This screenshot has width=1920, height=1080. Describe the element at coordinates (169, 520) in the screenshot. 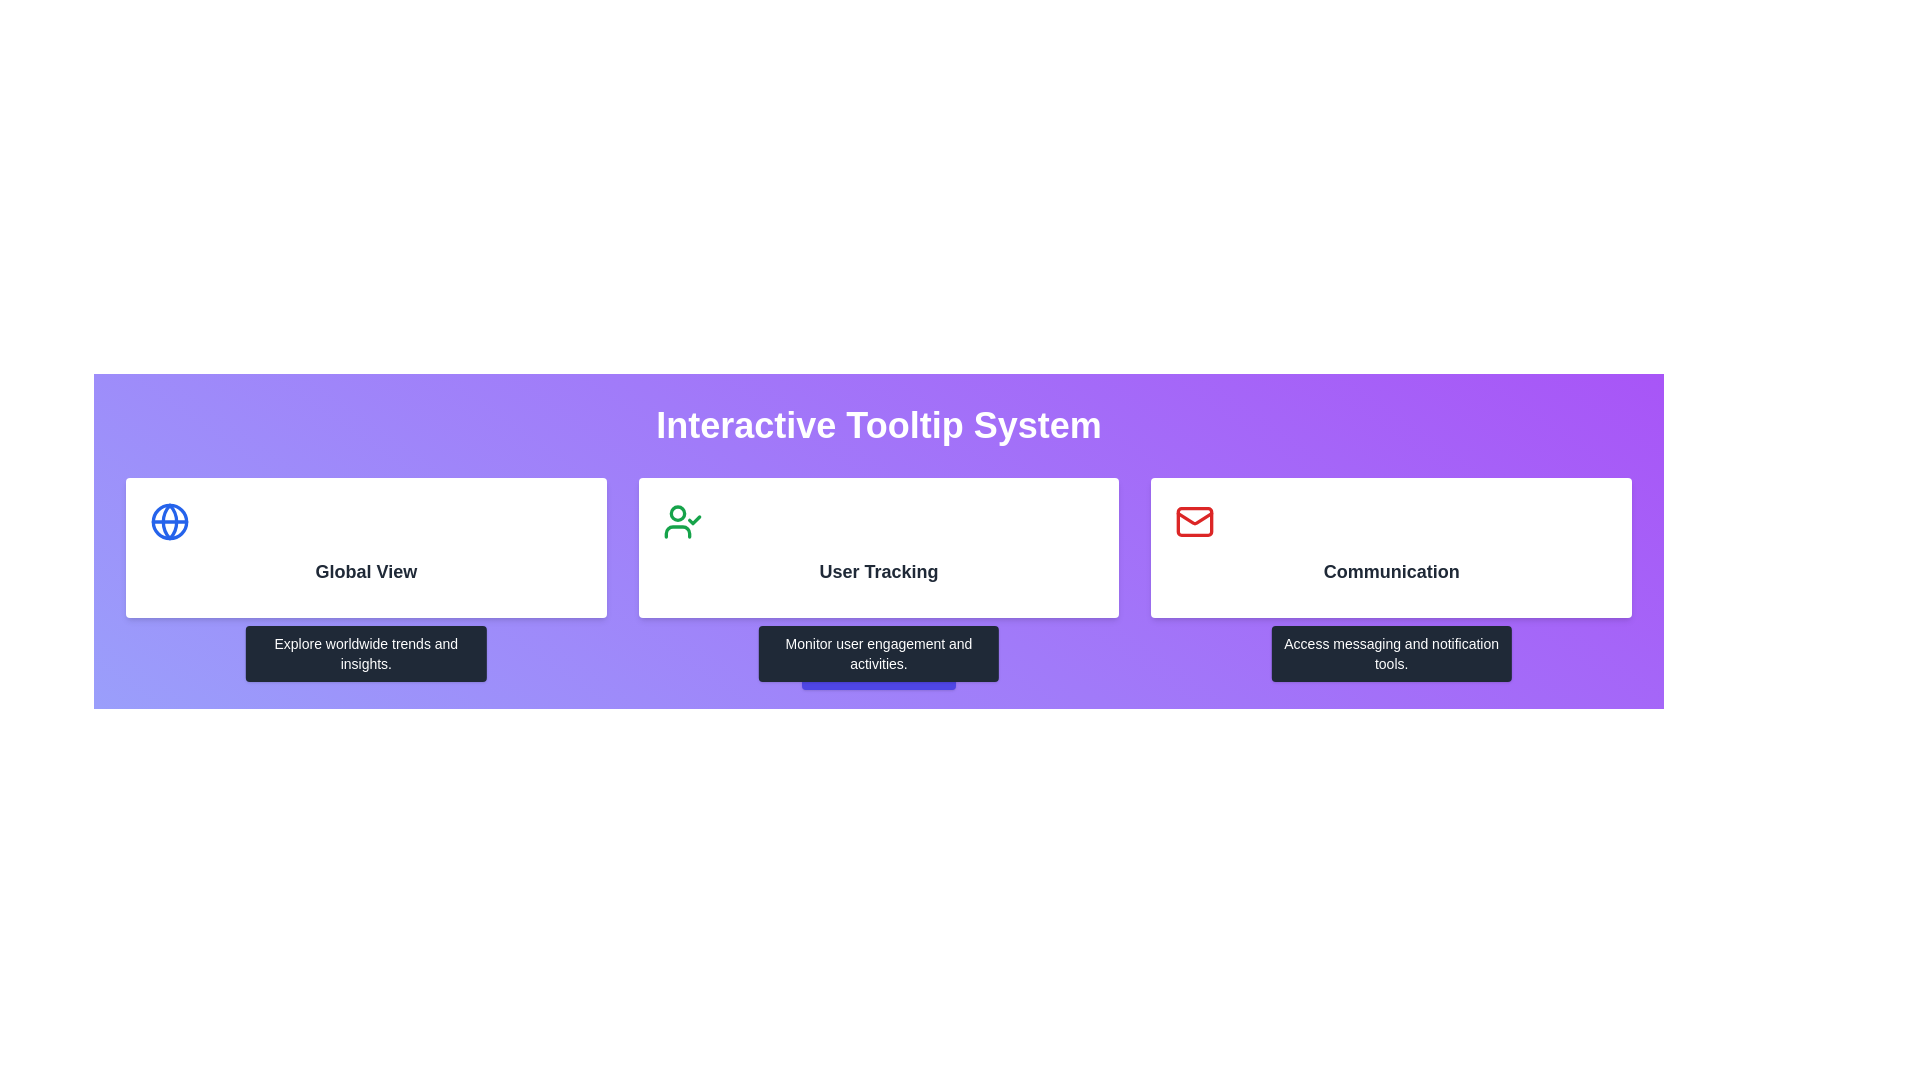

I see `the SVG Circle element that is centrally located within the globe icon on the left side of the layout` at that location.